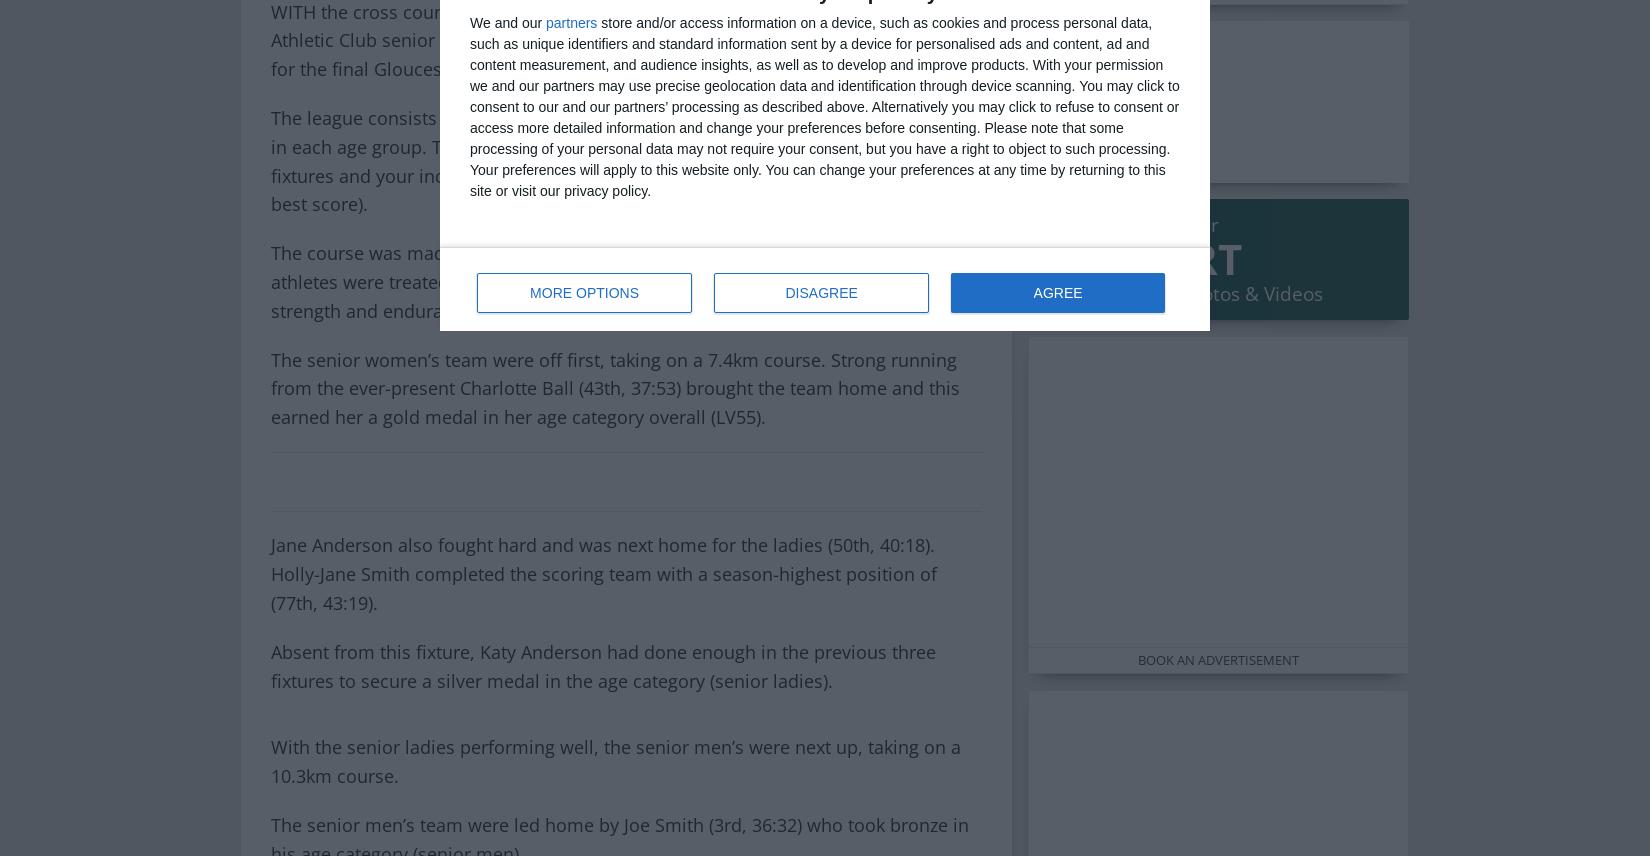  What do you see at coordinates (1173, 257) in the screenshot?
I see `'SPORT'` at bounding box center [1173, 257].